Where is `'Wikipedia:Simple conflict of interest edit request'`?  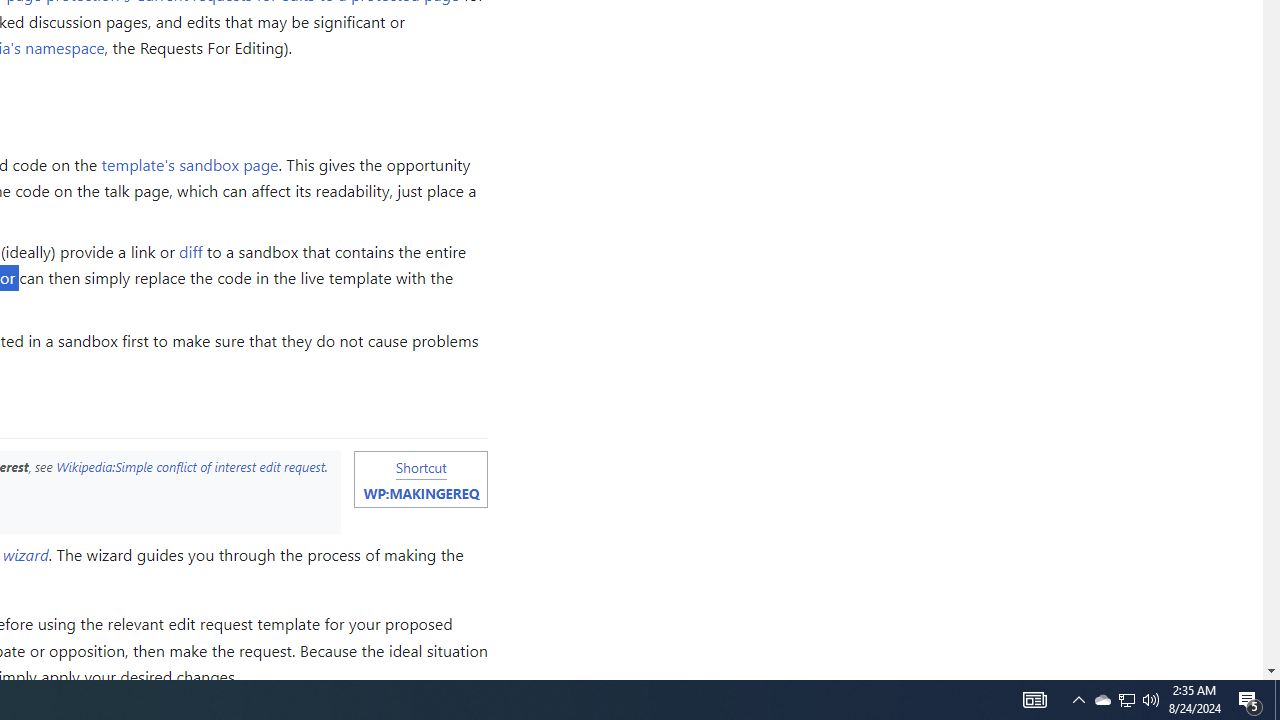 'Wikipedia:Simple conflict of interest edit request' is located at coordinates (190, 466).